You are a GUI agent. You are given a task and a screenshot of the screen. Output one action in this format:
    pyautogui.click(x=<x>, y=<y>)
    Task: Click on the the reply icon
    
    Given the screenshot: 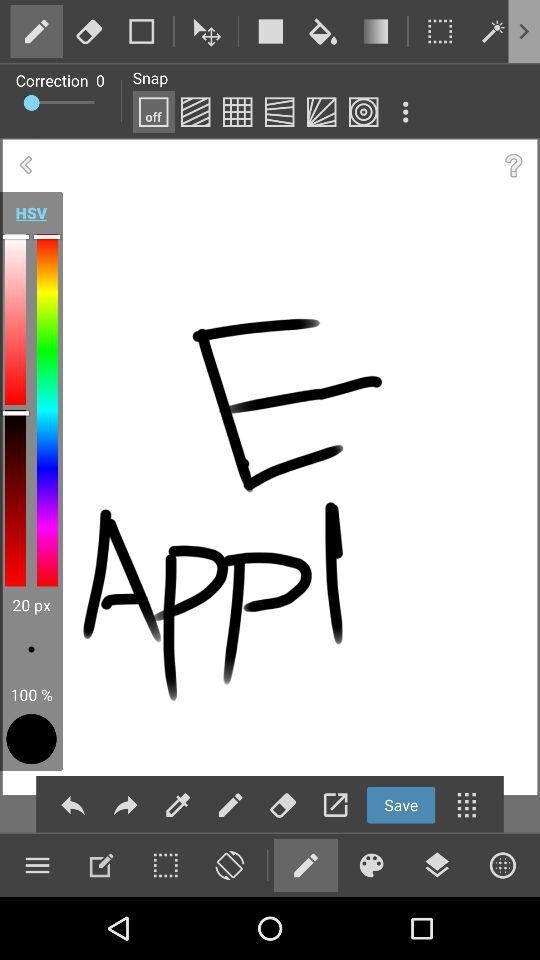 What is the action you would take?
    pyautogui.click(x=72, y=805)
    